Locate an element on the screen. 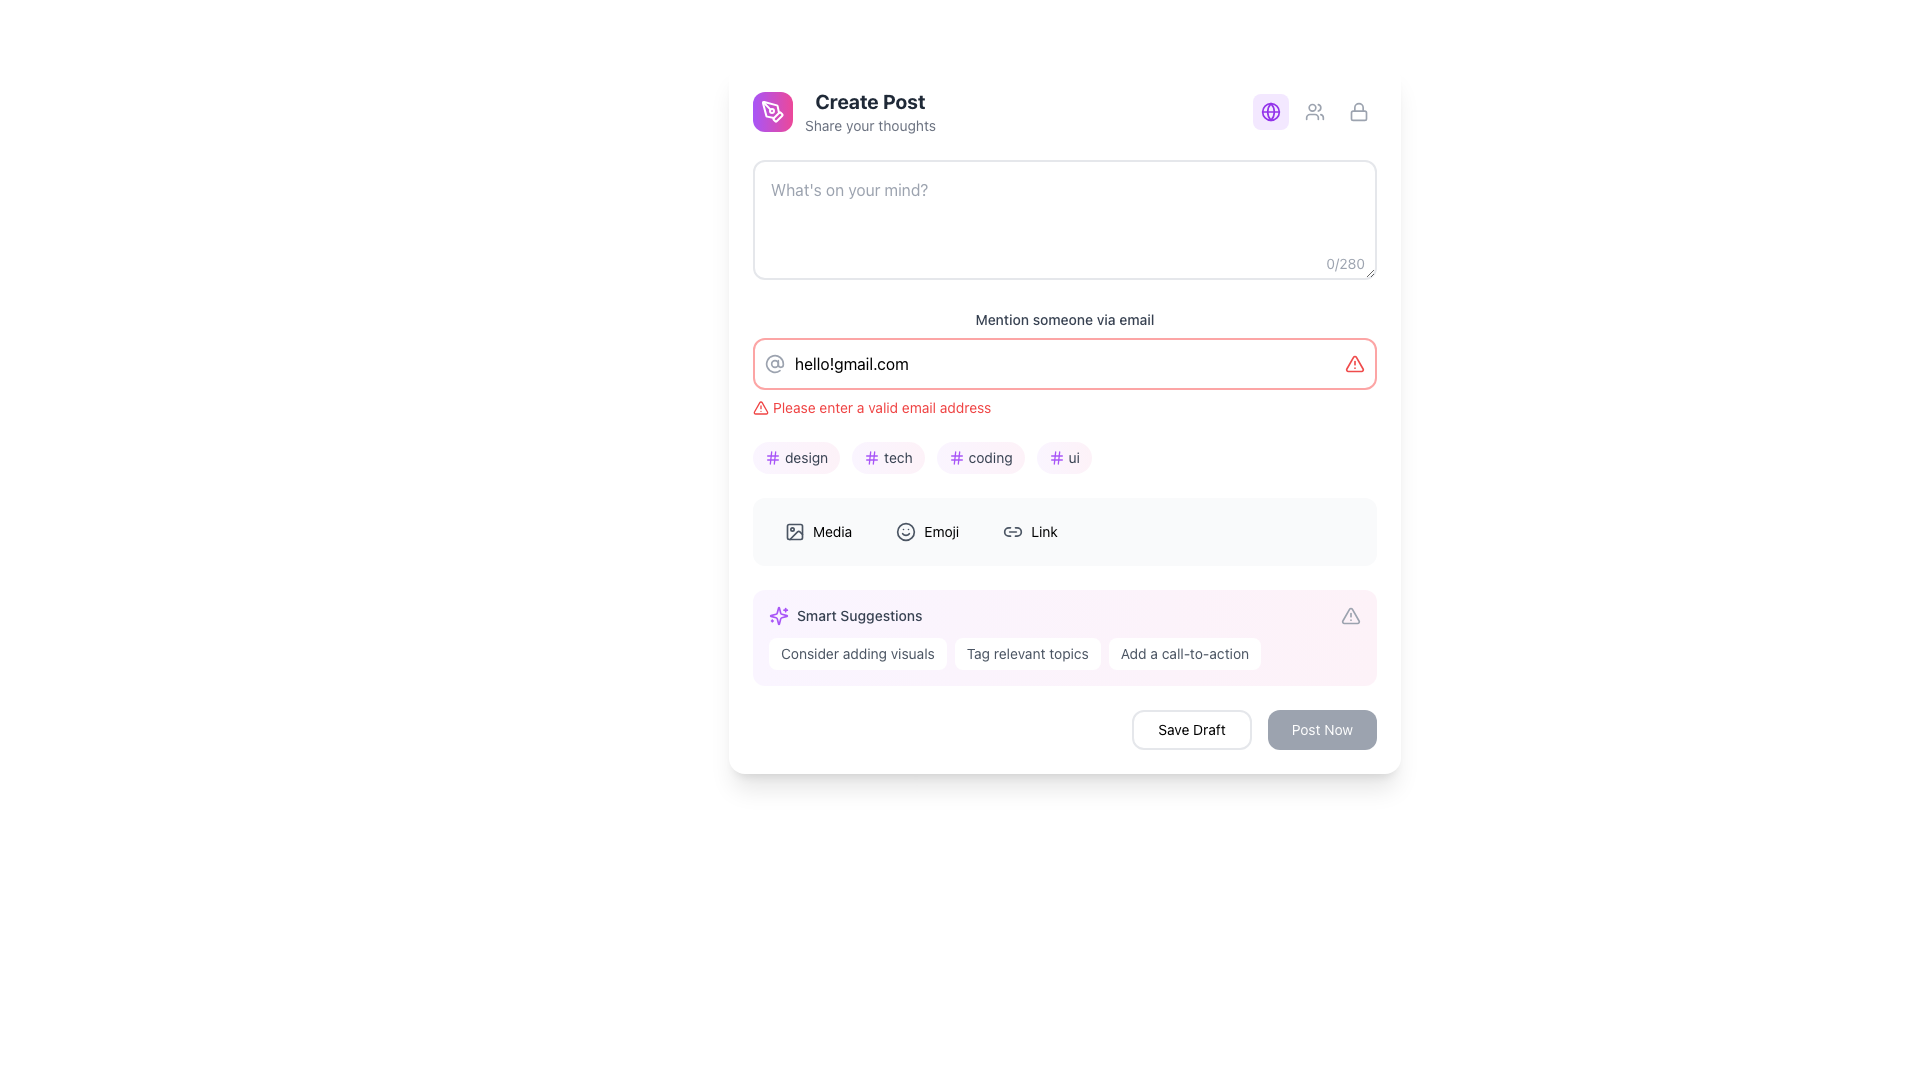 The height and width of the screenshot is (1080, 1920). the triangular warning icon styled in red, located to the right of the text input field for invalid email addresses is located at coordinates (759, 407).